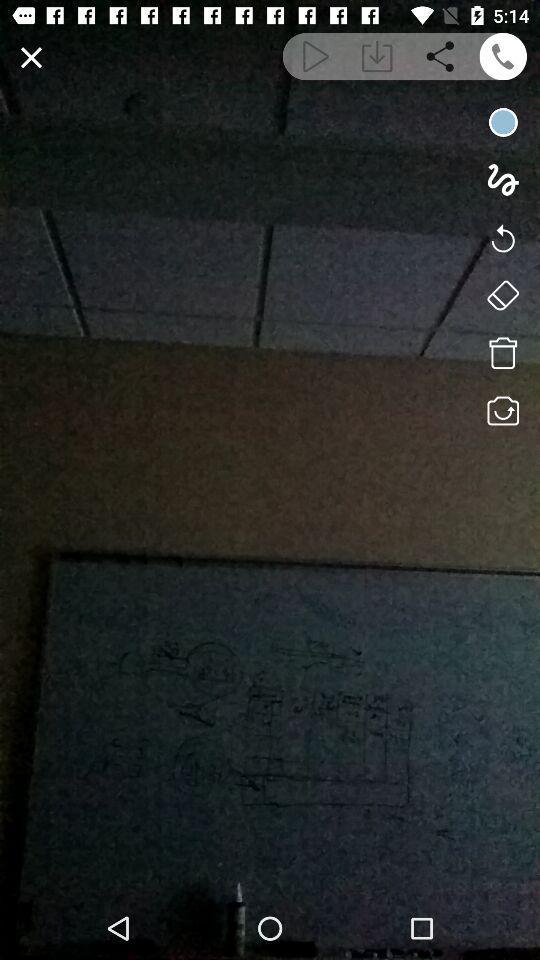 The width and height of the screenshot is (540, 960). Describe the element at coordinates (502, 294) in the screenshot. I see `eraser` at that location.